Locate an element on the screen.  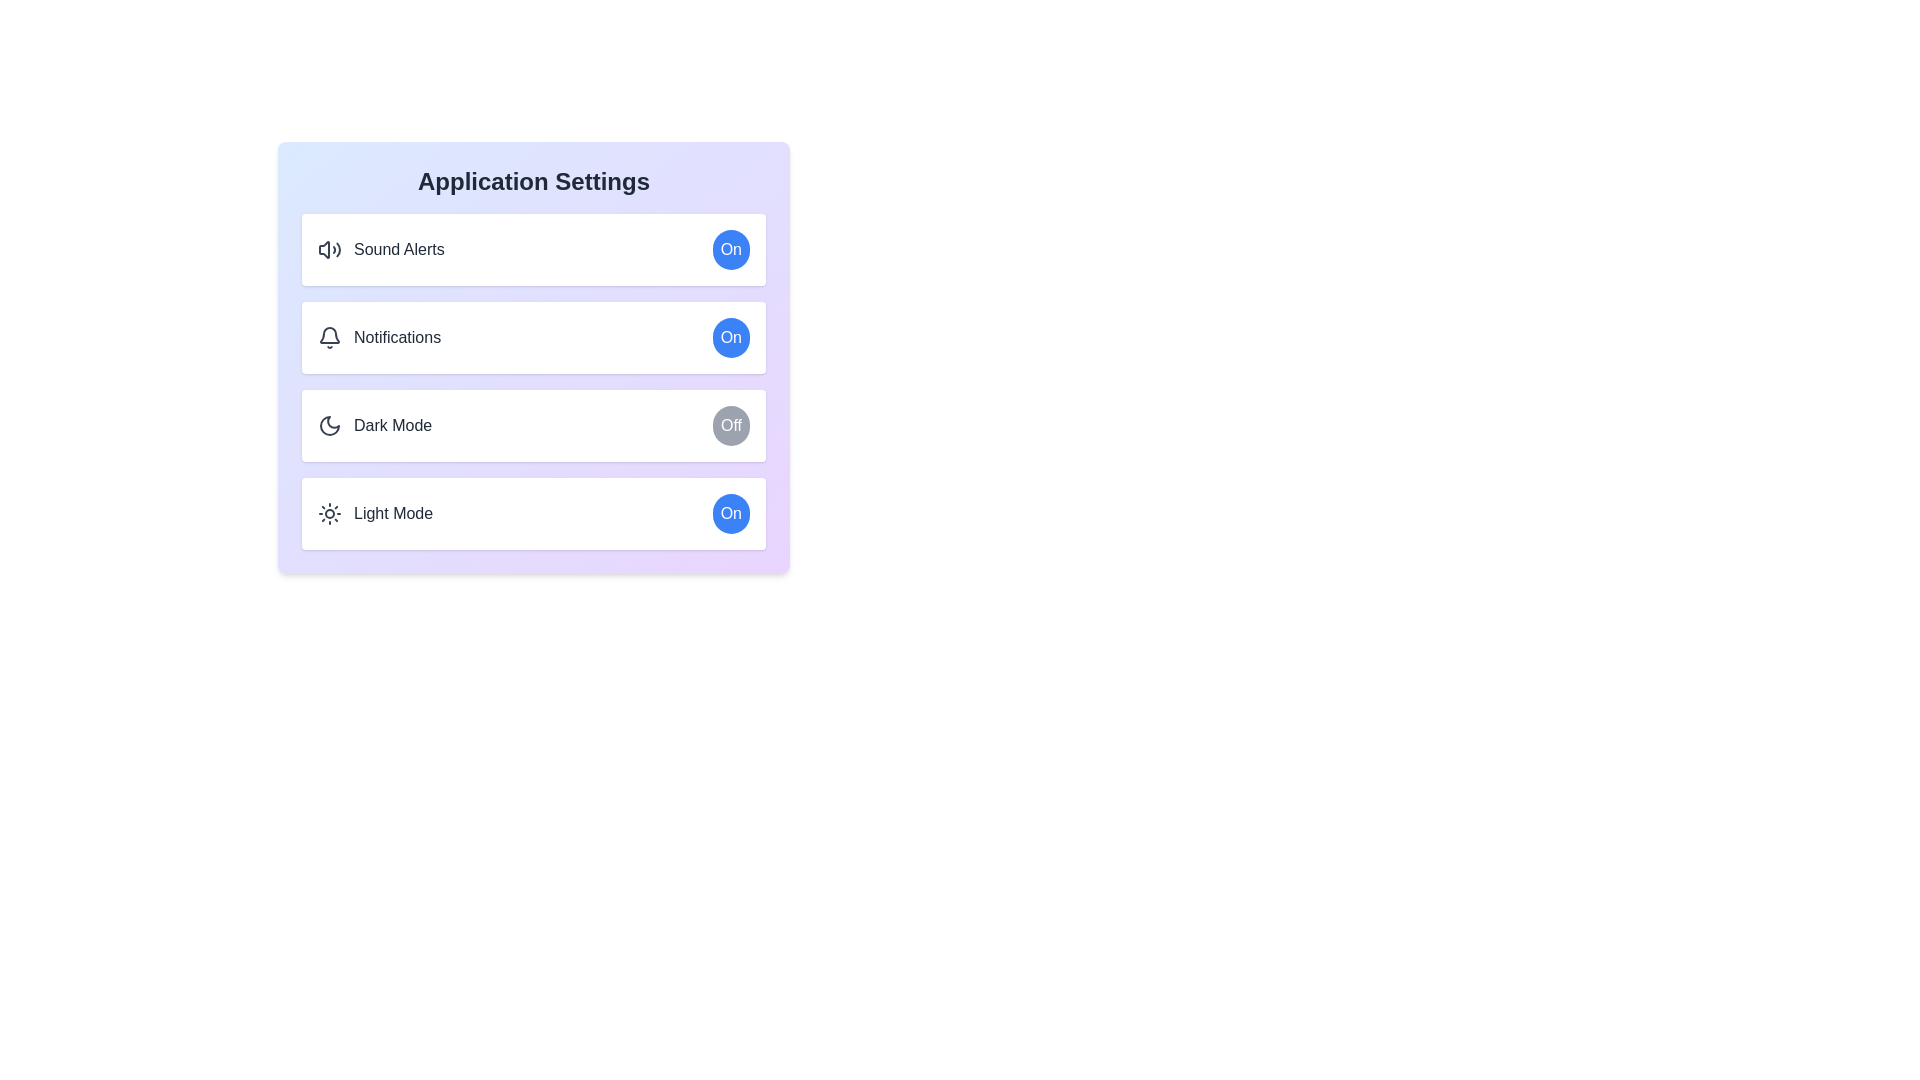
Static Text Label indicating the functionality for toggling light mode in the application settings, located near a sun icon in the fourth position of the settings options is located at coordinates (393, 512).